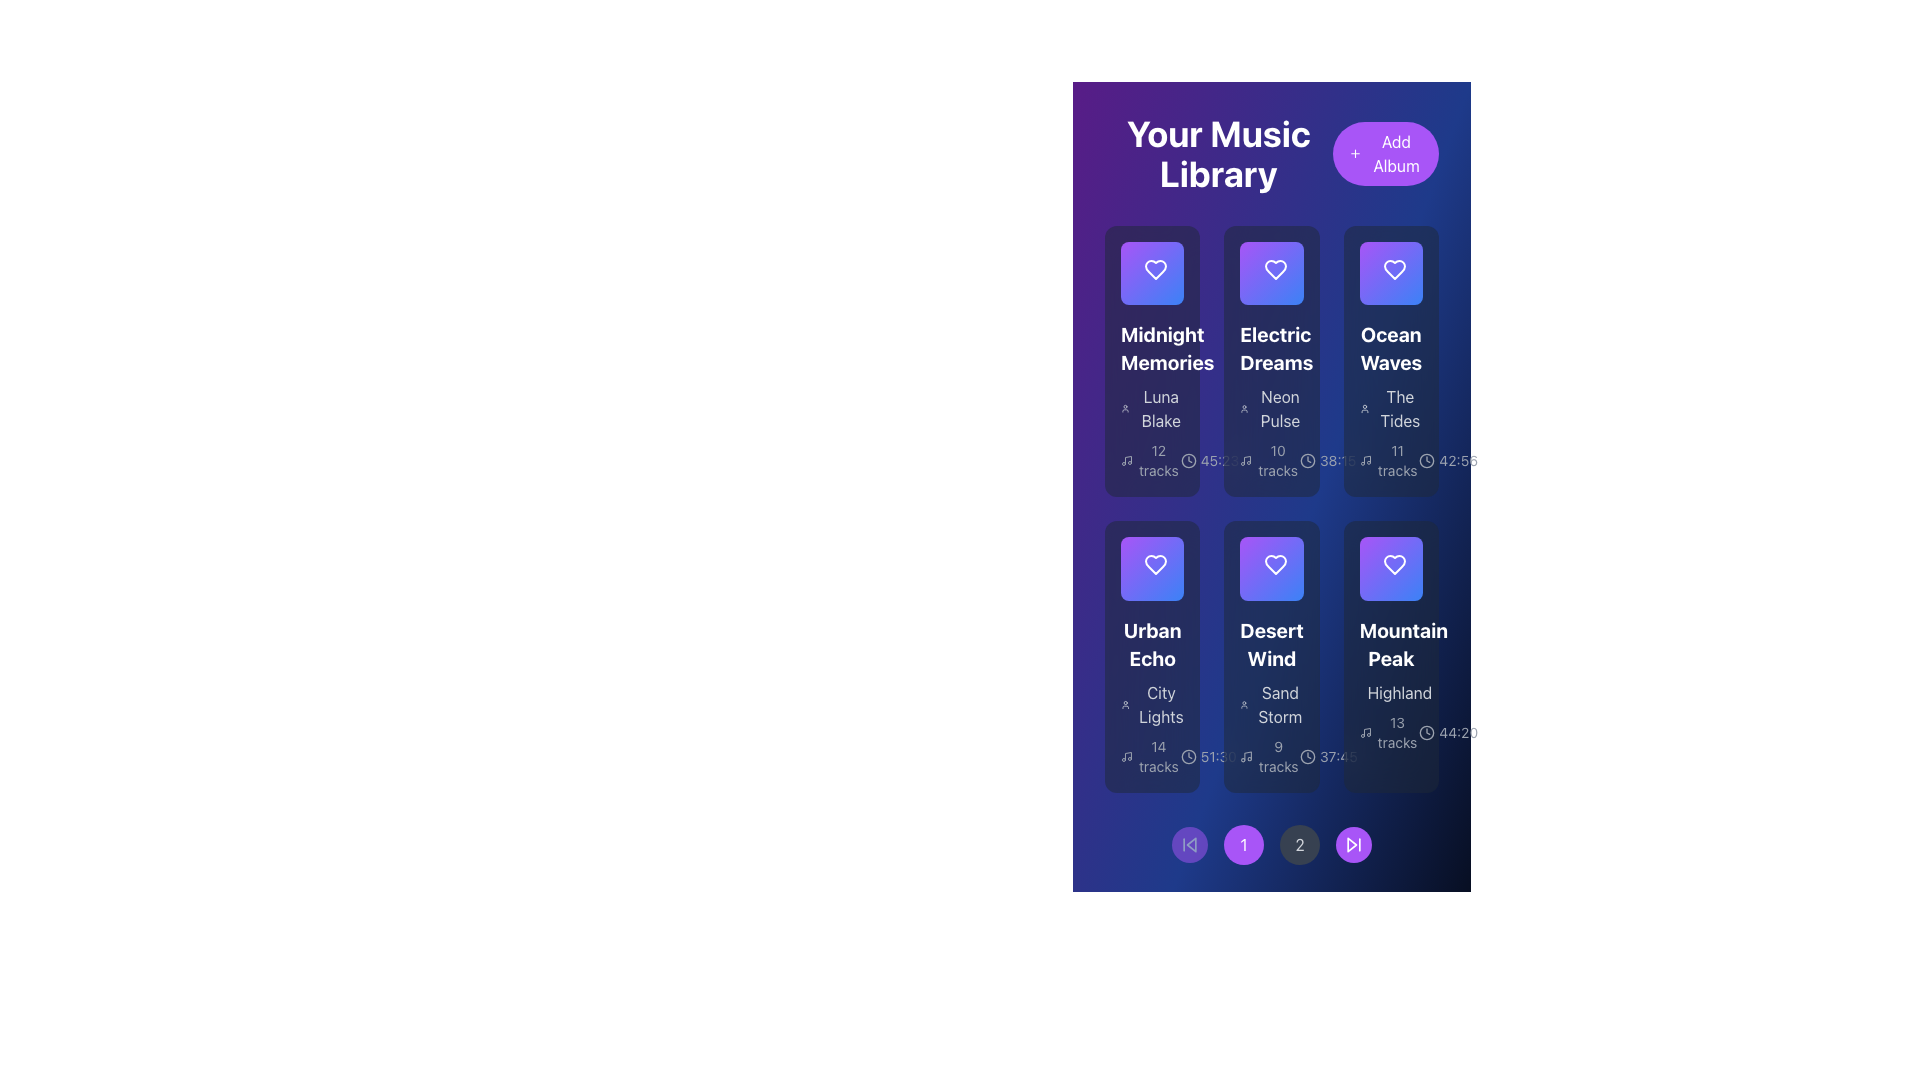 The width and height of the screenshot is (1920, 1080). Describe the element at coordinates (1394, 270) in the screenshot. I see `the heart-shaped icon located in the third card of the top row, beneath the album title 'Ocean Waves'` at that location.